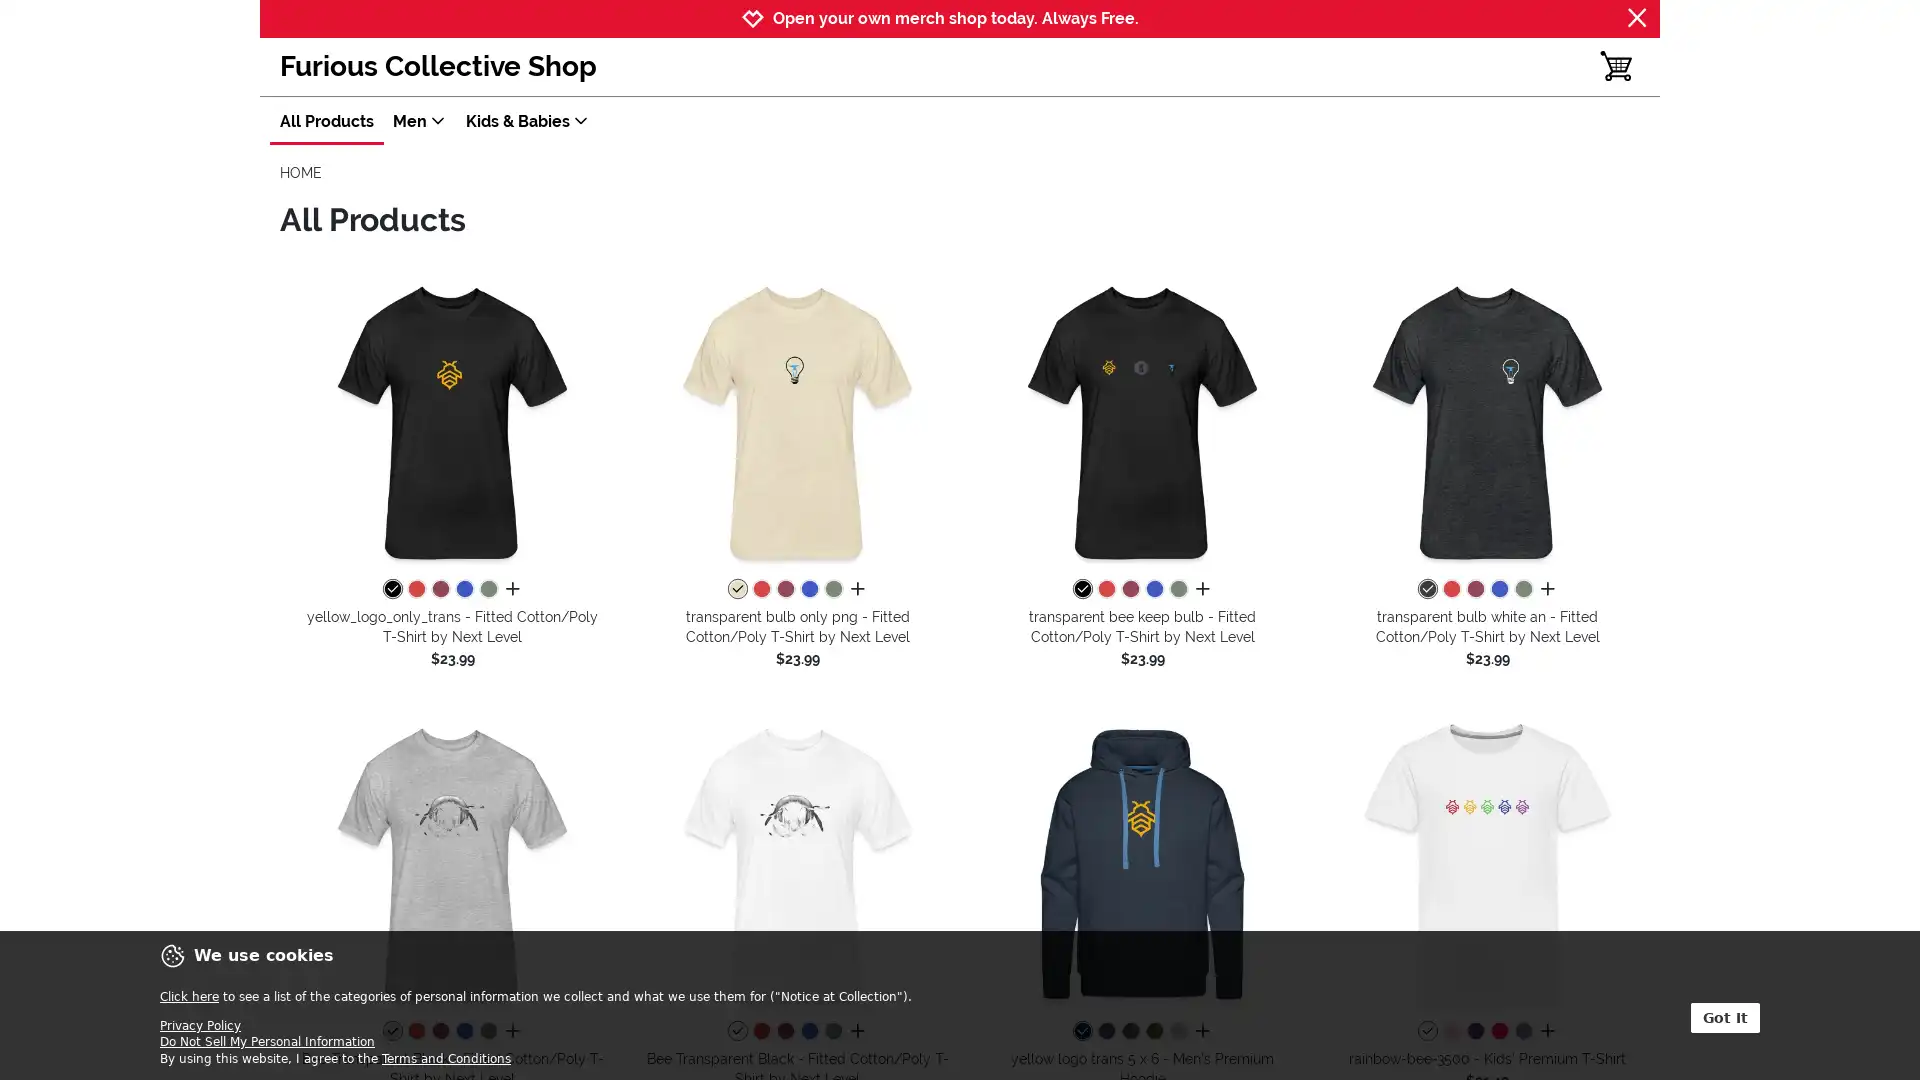 The image size is (1920, 1080). I want to click on heather red, so click(760, 1032).